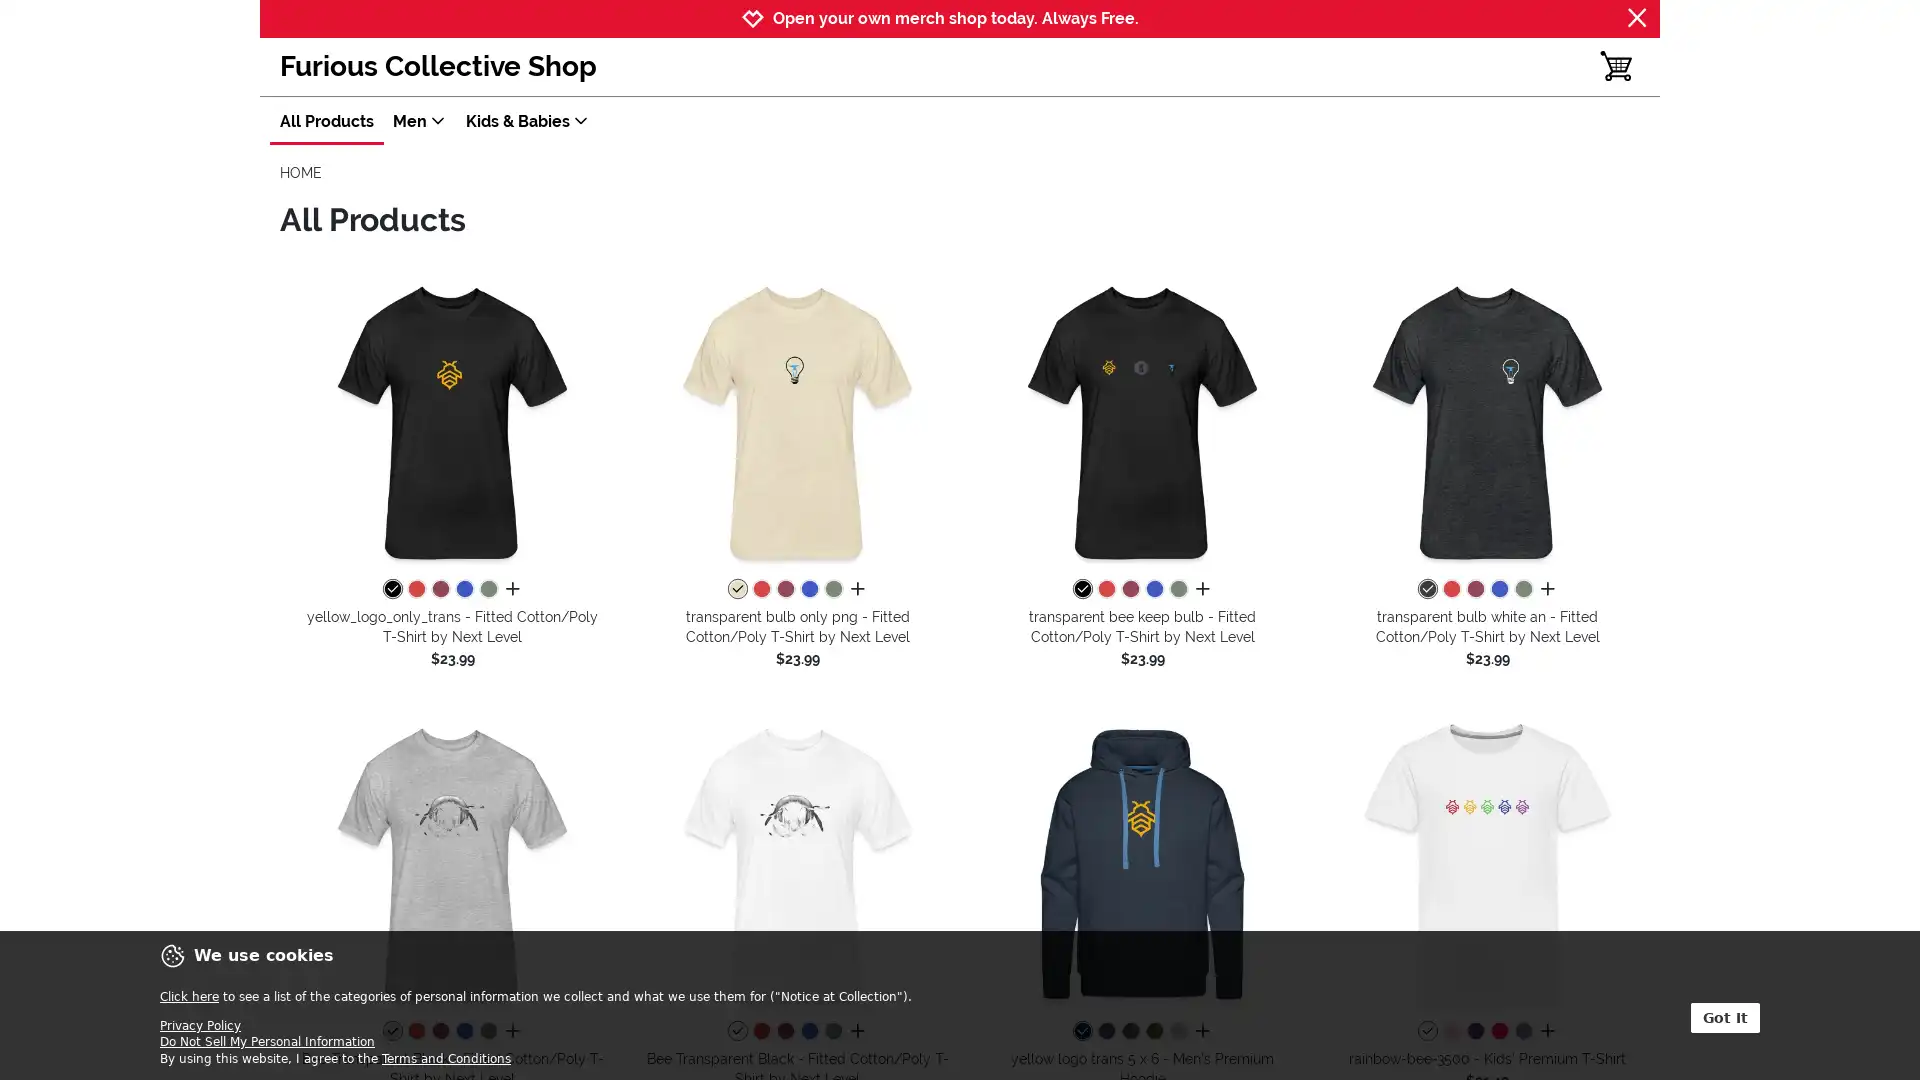 The image size is (1920, 1080). I want to click on heather red, so click(760, 1032).